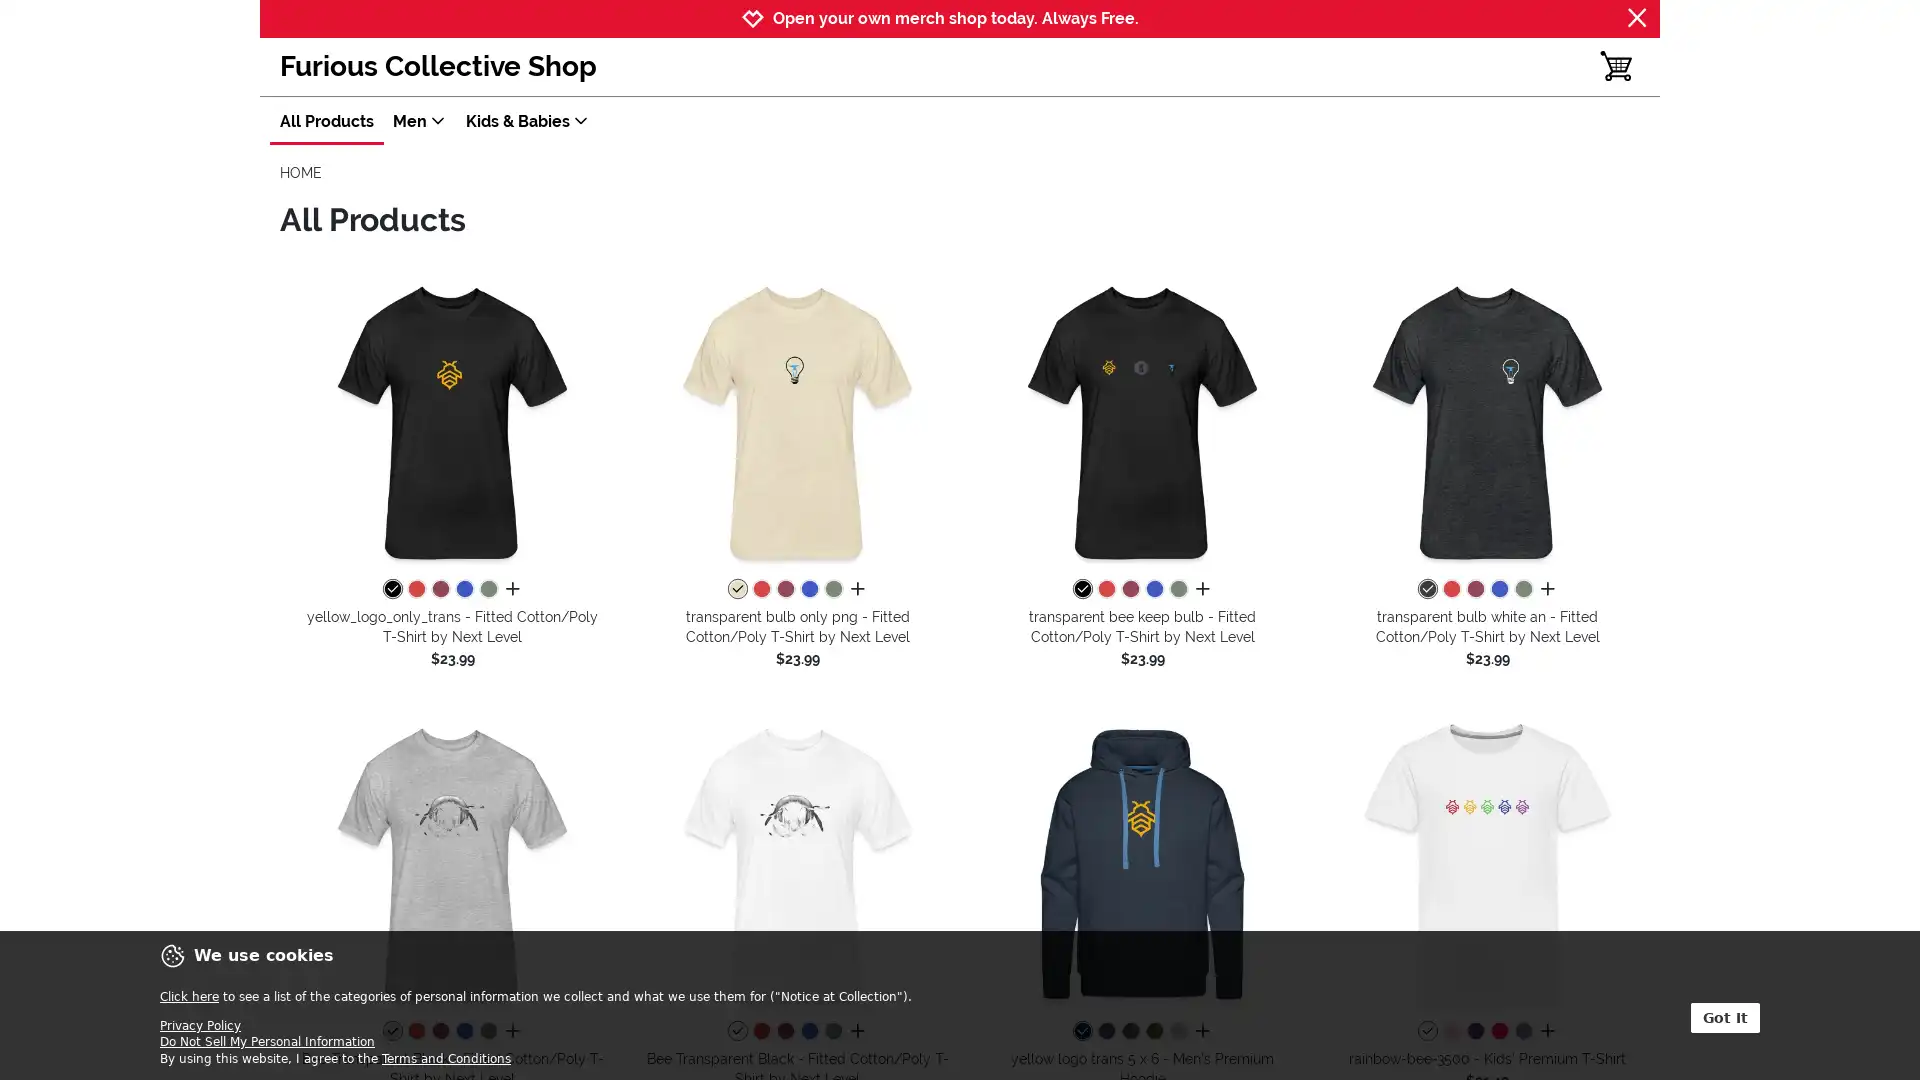 The image size is (1920, 1080). I want to click on heather red, so click(760, 1032).